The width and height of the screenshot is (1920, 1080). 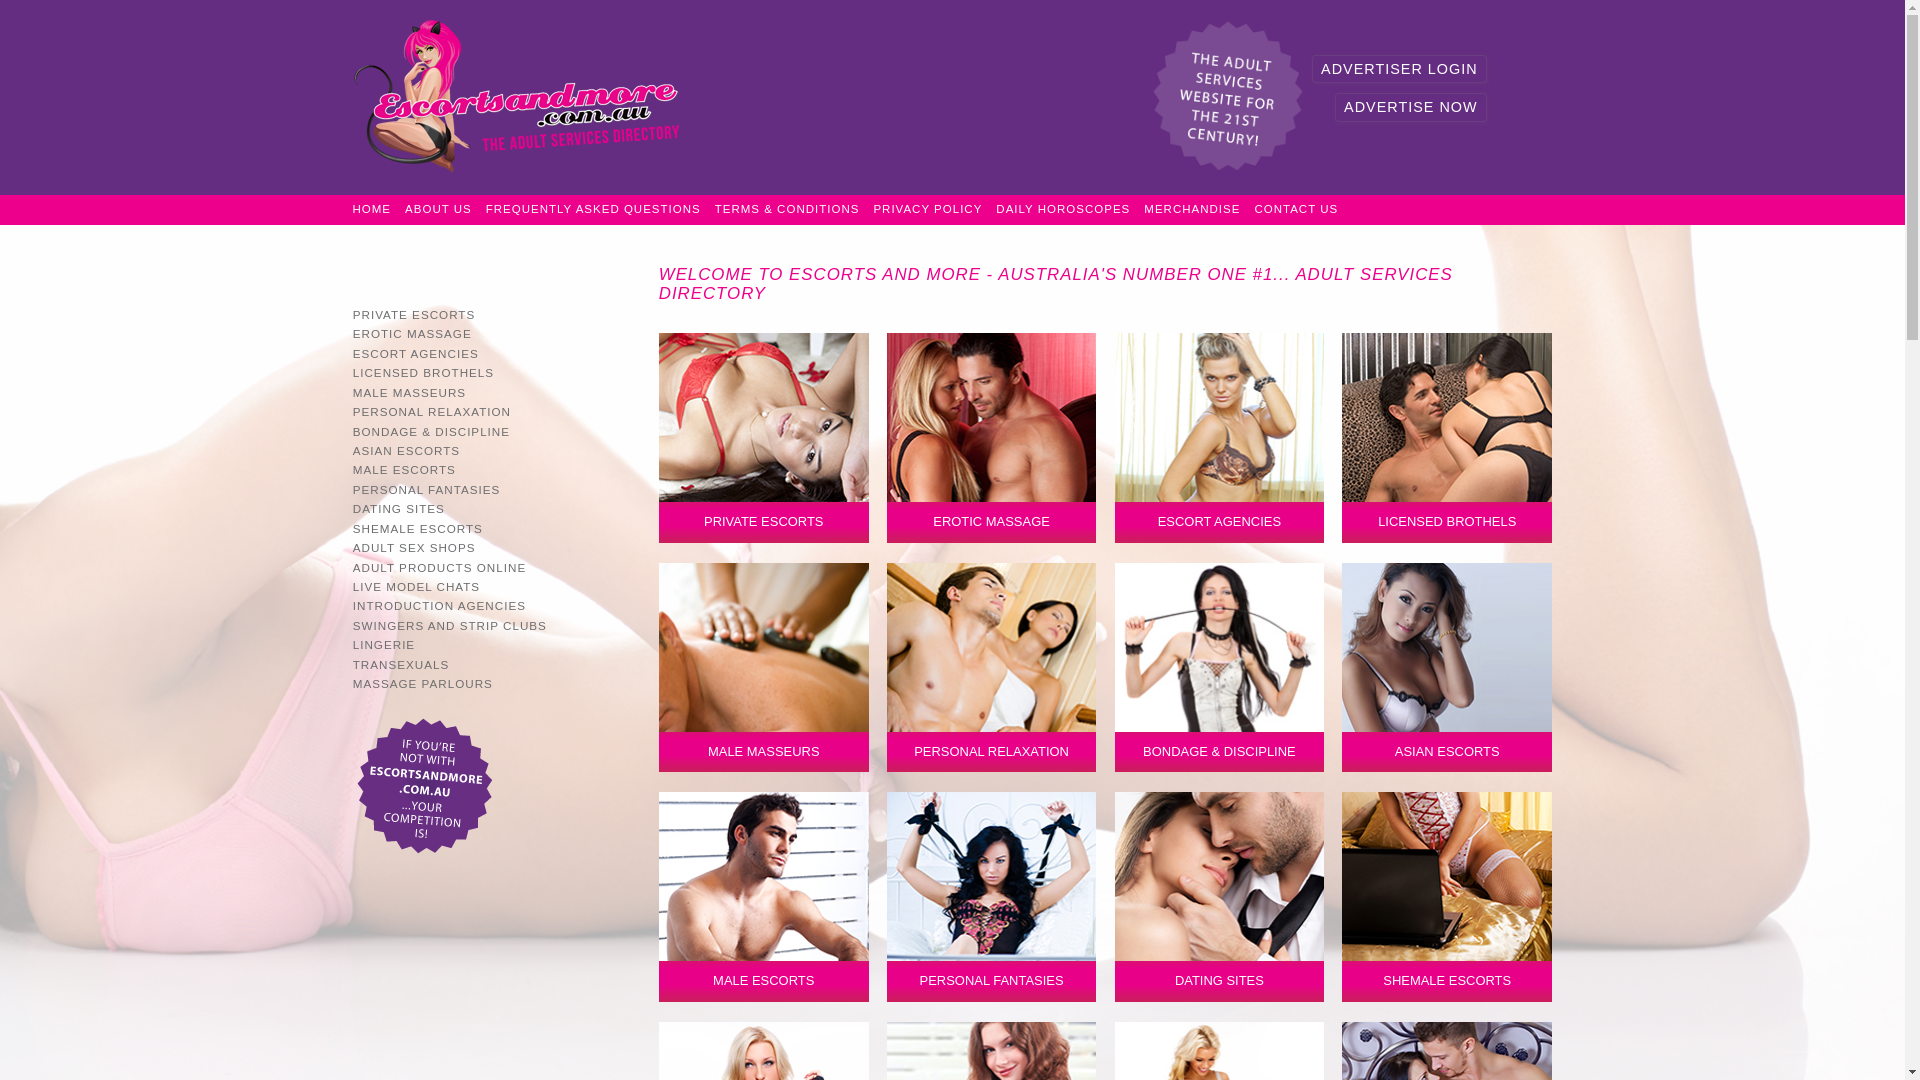 I want to click on 'FREQUENTLY ASKED QUESTIONS', so click(x=592, y=209).